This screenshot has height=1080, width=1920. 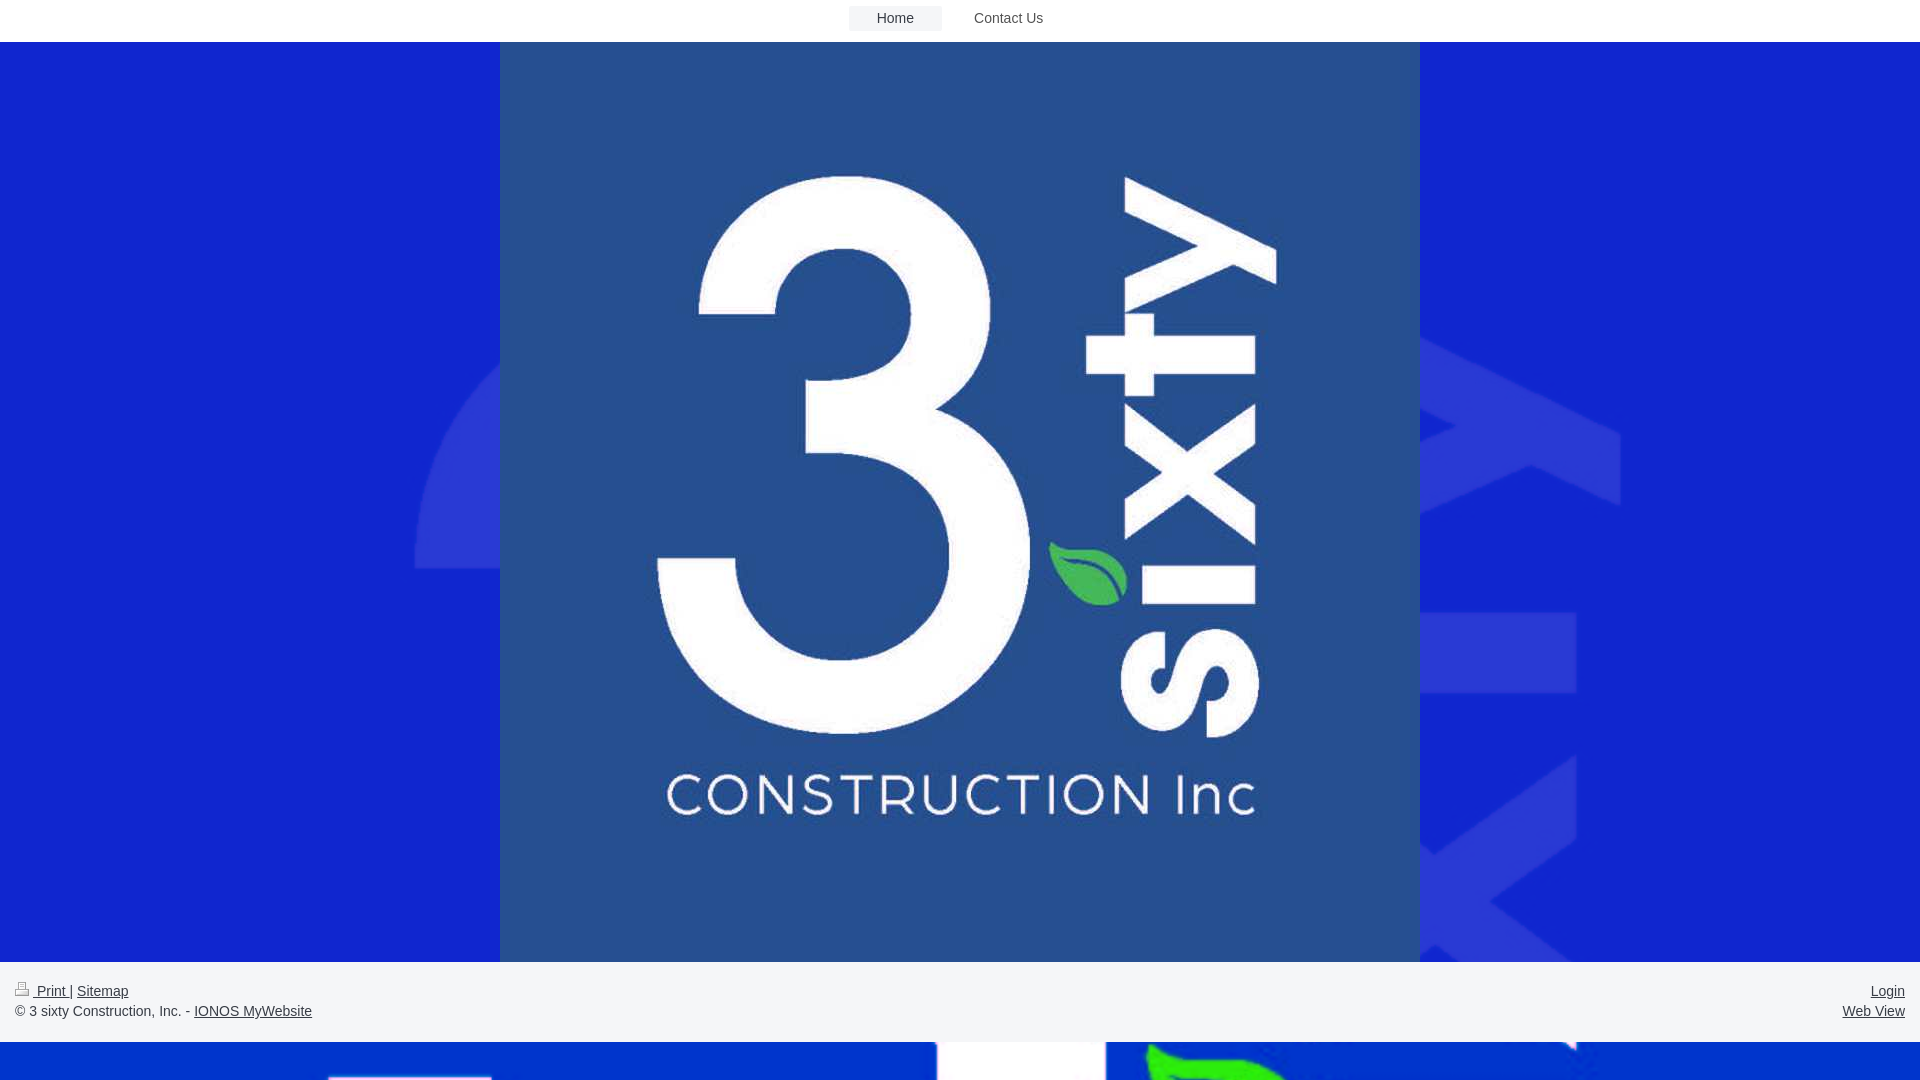 What do you see at coordinates (252, 1010) in the screenshot?
I see `'IONOS MyWebsite'` at bounding box center [252, 1010].